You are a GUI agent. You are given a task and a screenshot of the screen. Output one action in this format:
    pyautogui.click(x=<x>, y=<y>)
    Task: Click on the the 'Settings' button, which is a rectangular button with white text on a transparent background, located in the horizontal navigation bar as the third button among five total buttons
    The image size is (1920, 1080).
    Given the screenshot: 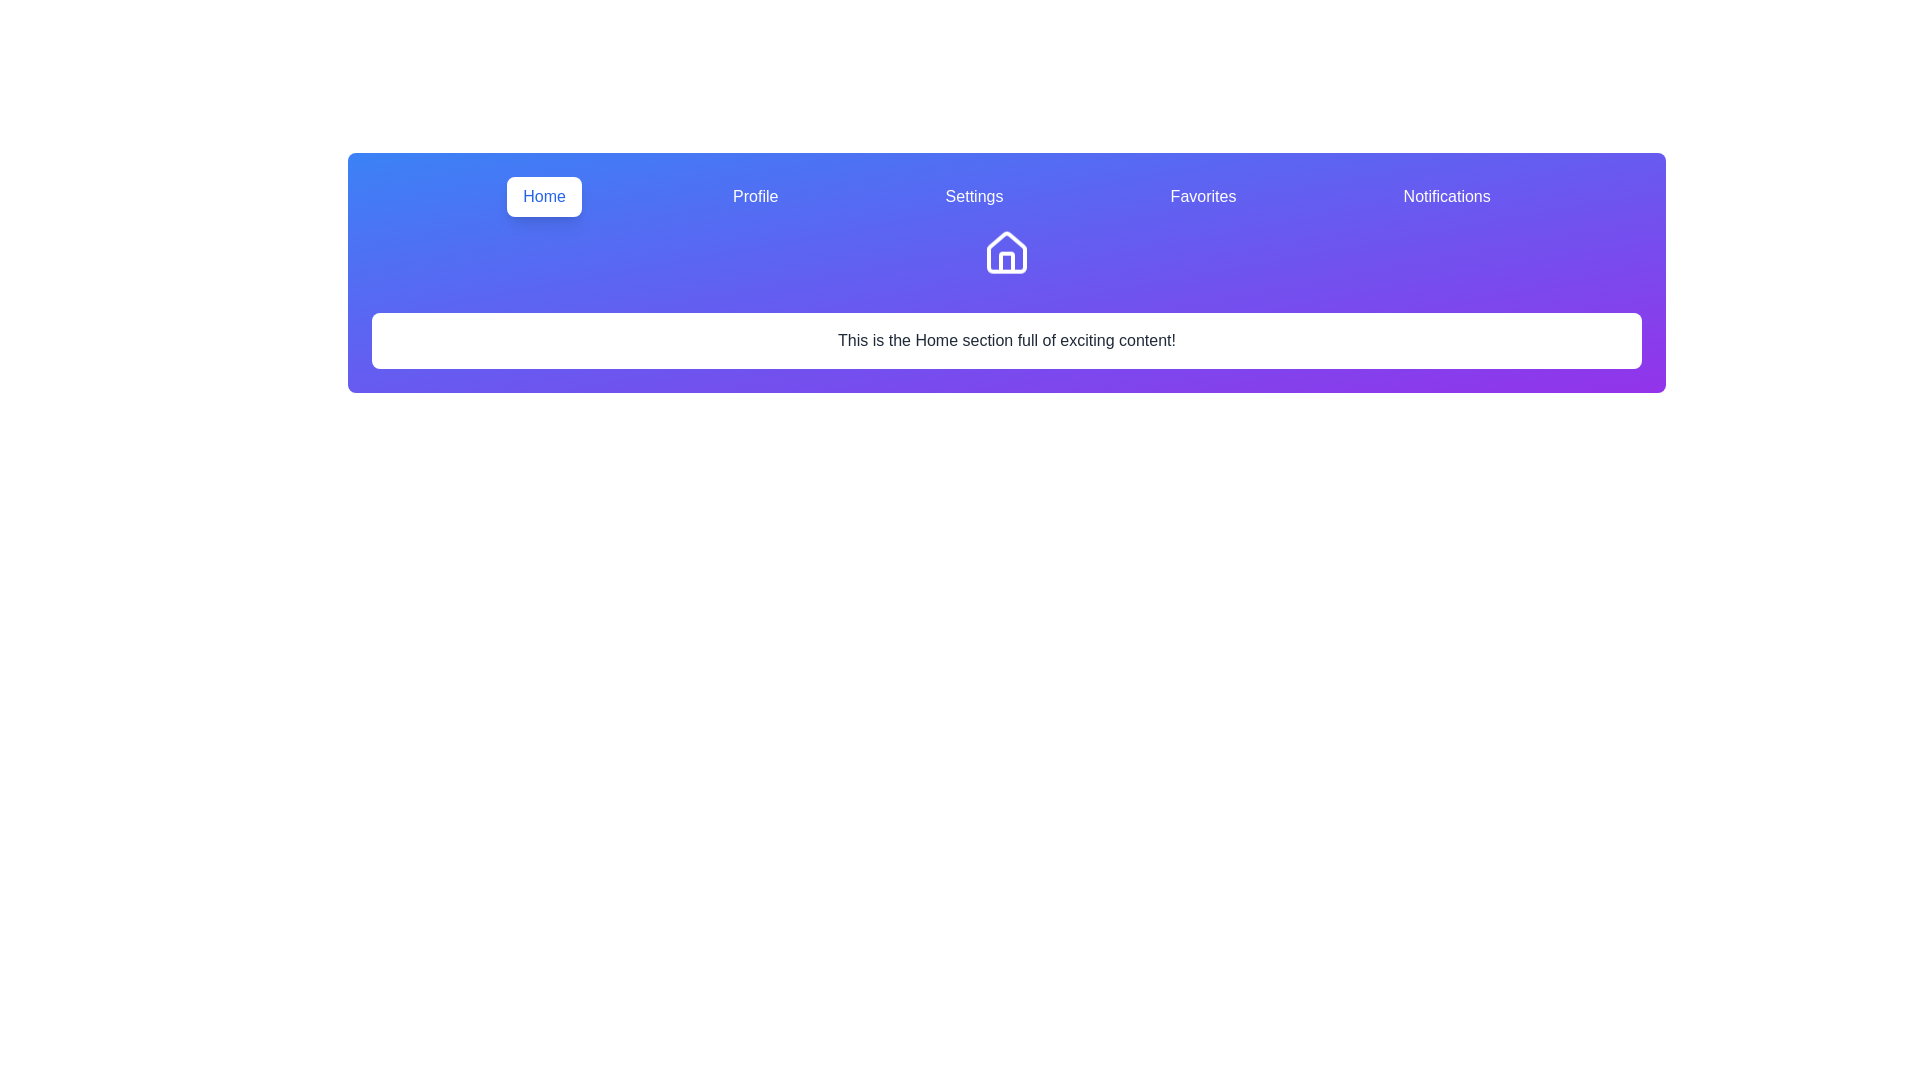 What is the action you would take?
    pyautogui.click(x=974, y=196)
    